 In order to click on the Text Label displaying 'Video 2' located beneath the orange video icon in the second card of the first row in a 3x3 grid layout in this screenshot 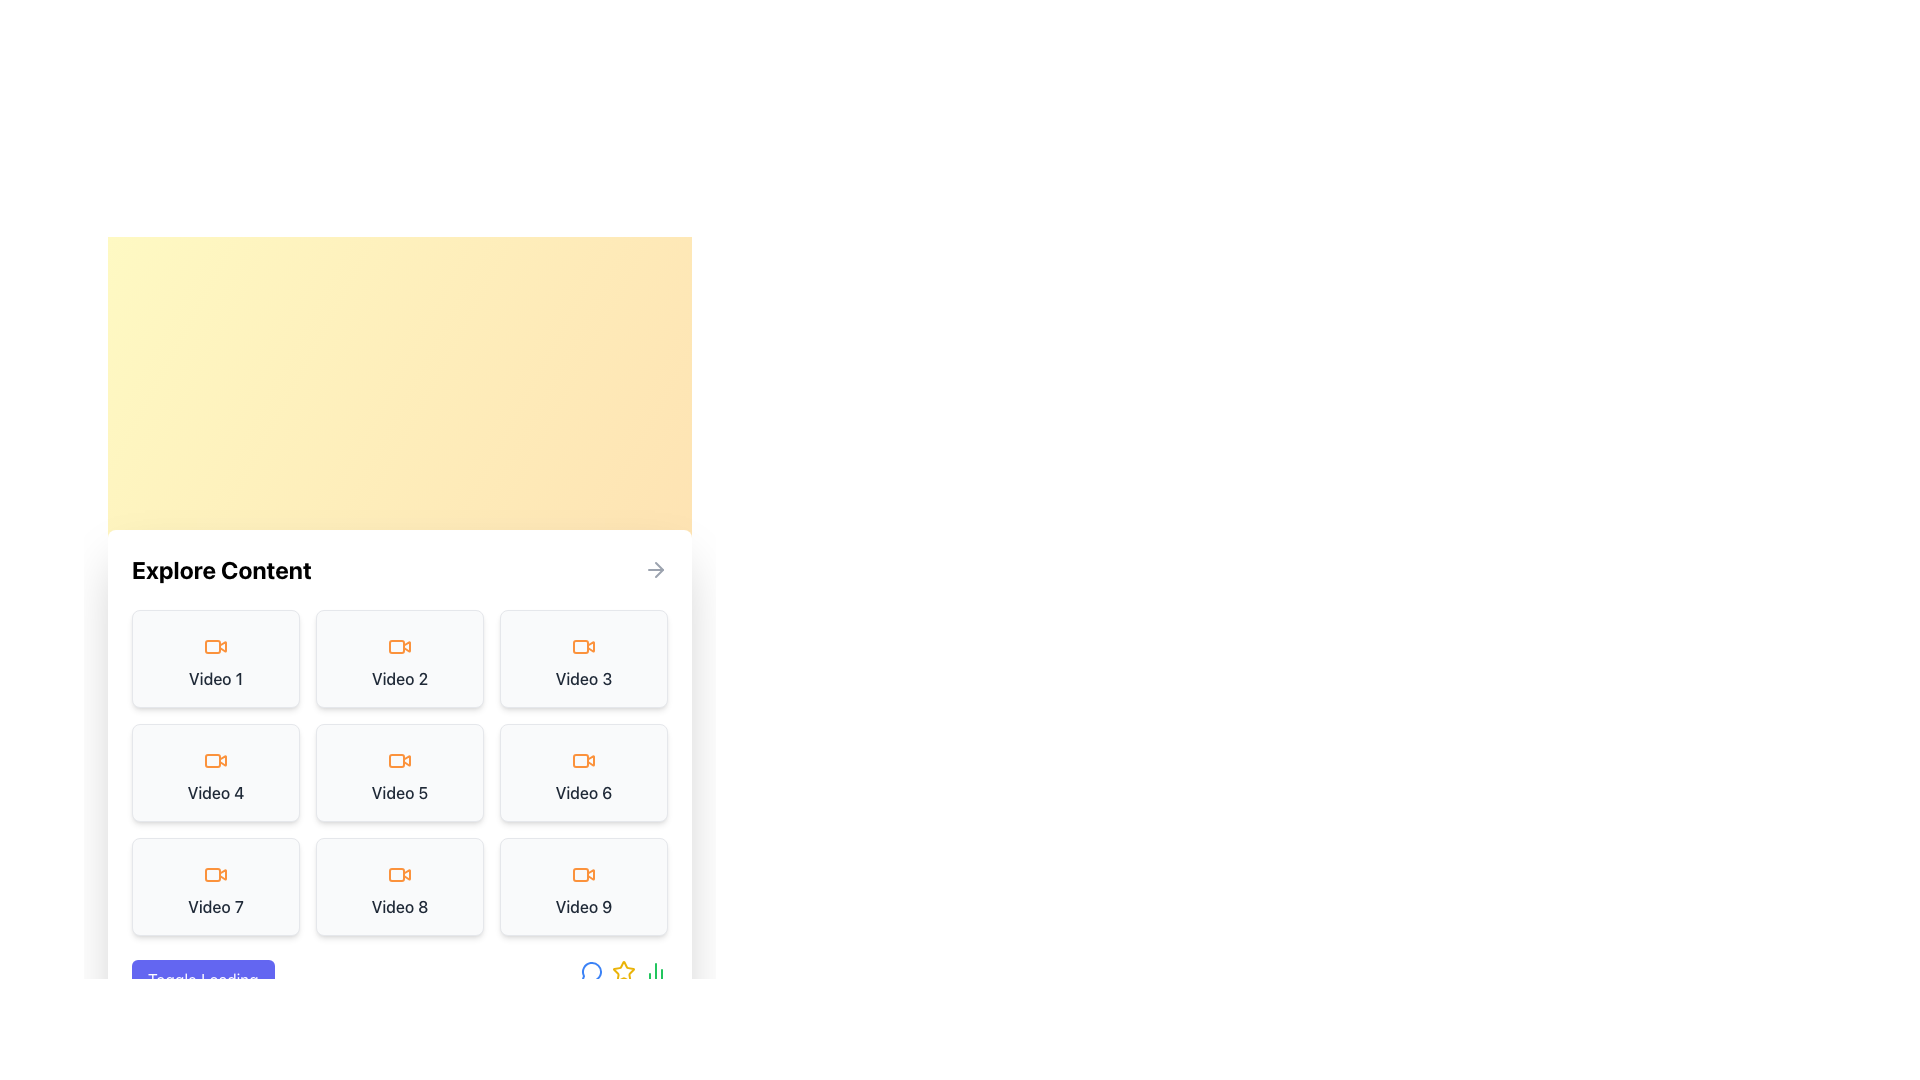, I will do `click(399, 677)`.